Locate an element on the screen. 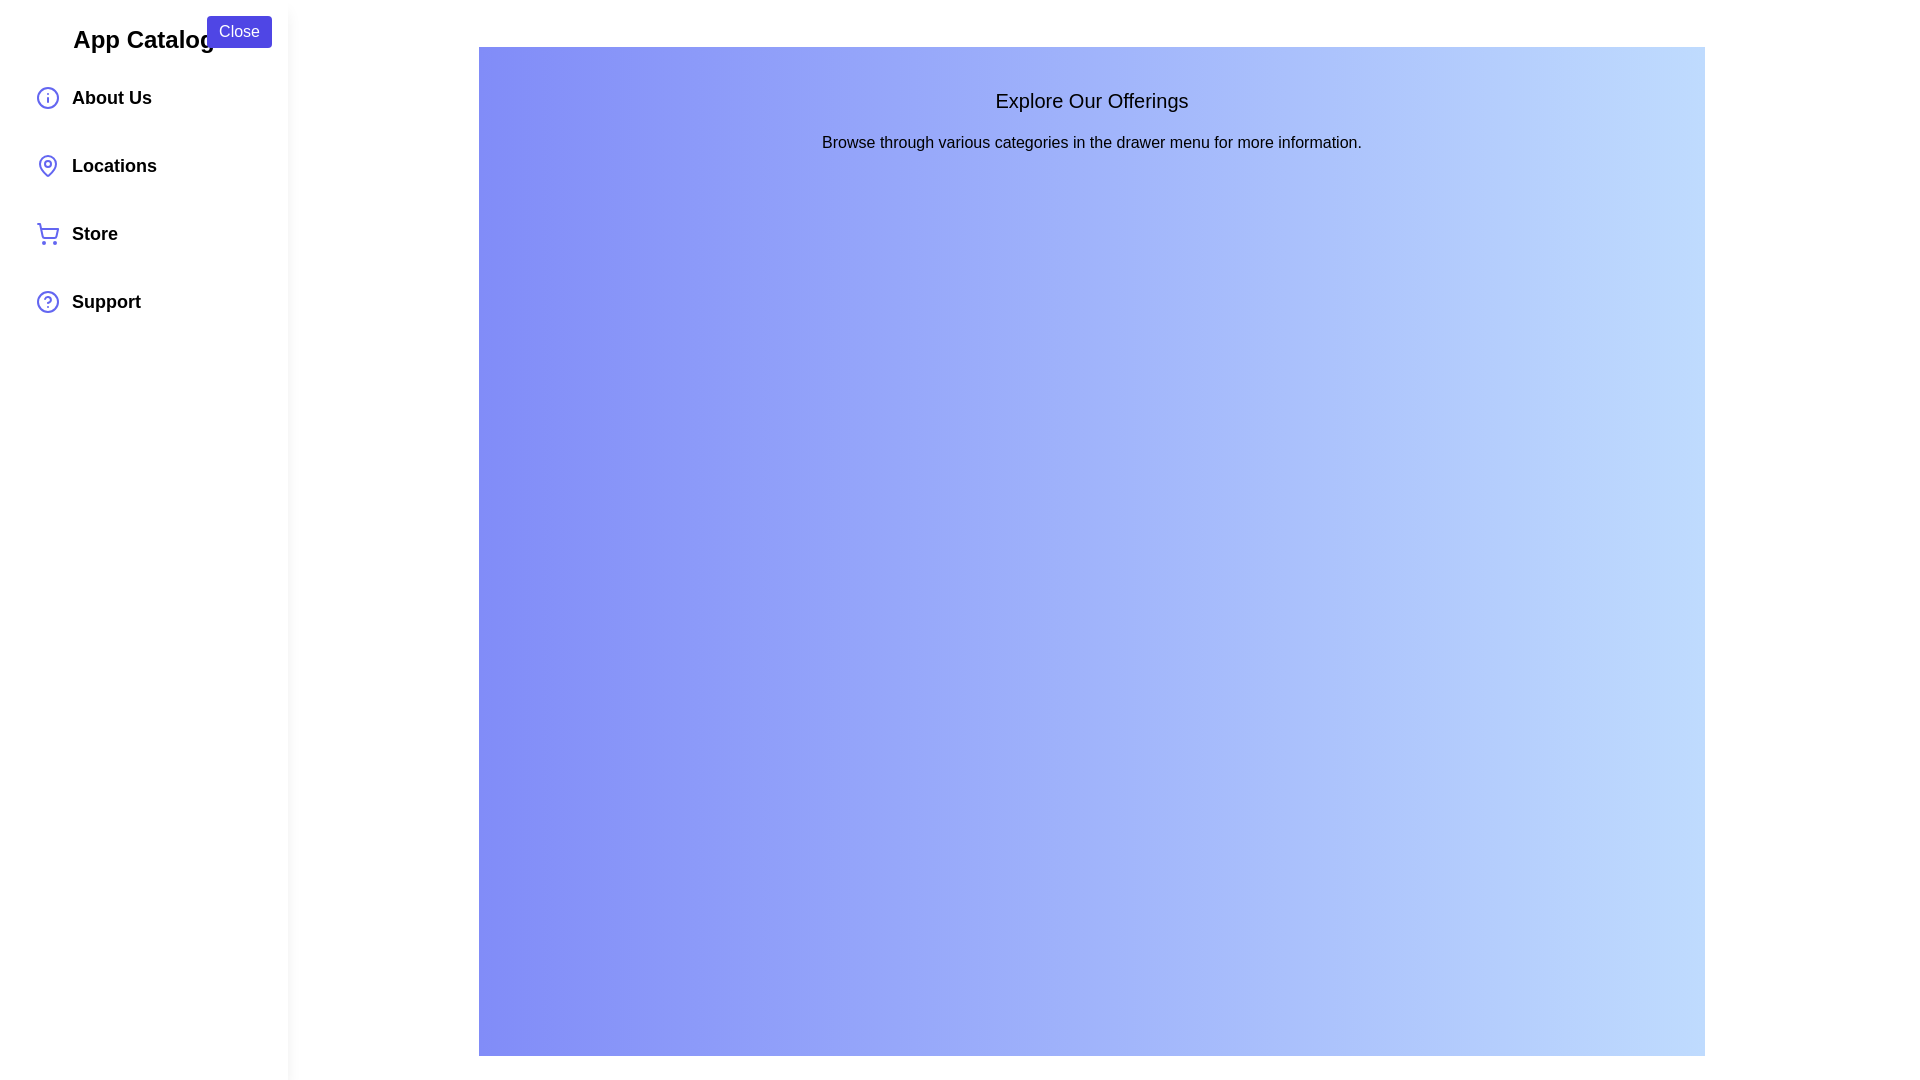 The image size is (1920, 1080). the category item Support to see its hover effect is located at coordinates (143, 301).